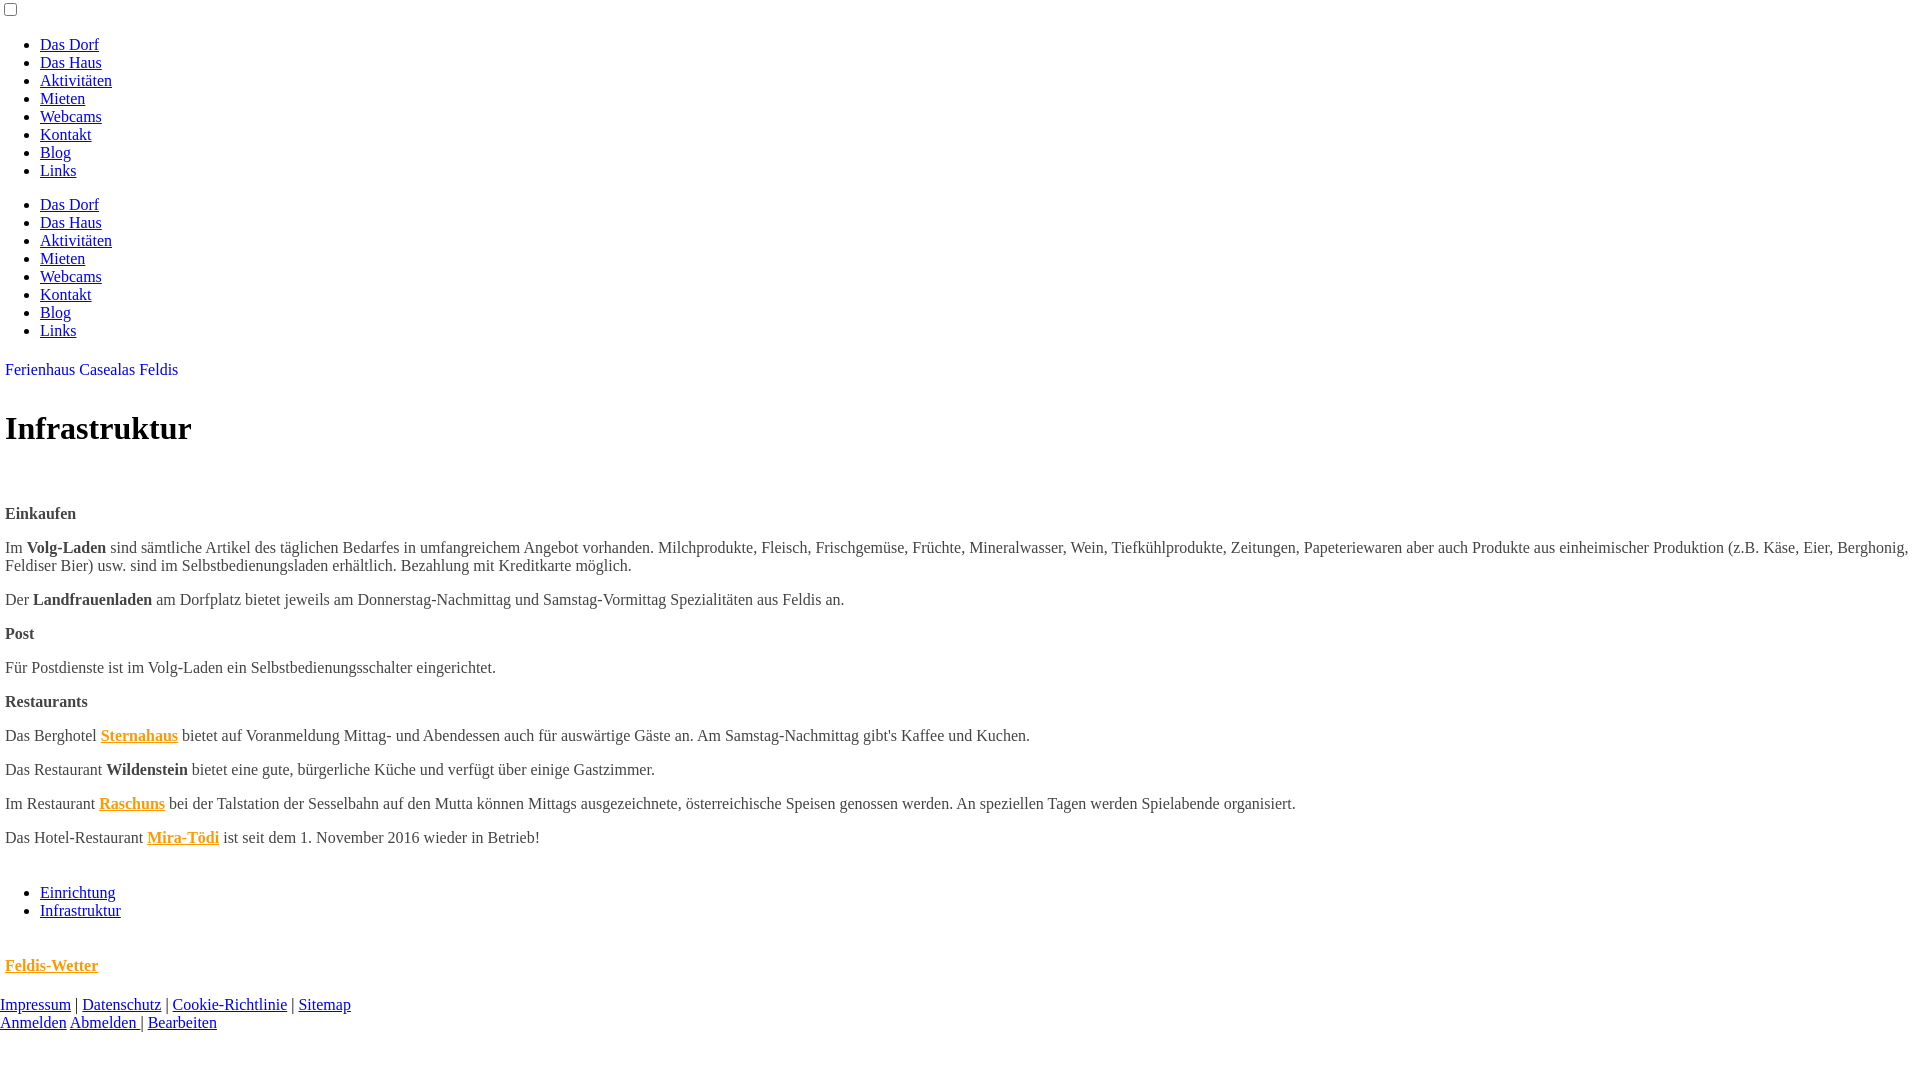  Describe the element at coordinates (4, 964) in the screenshot. I see `'Feldis-Wetter'` at that location.